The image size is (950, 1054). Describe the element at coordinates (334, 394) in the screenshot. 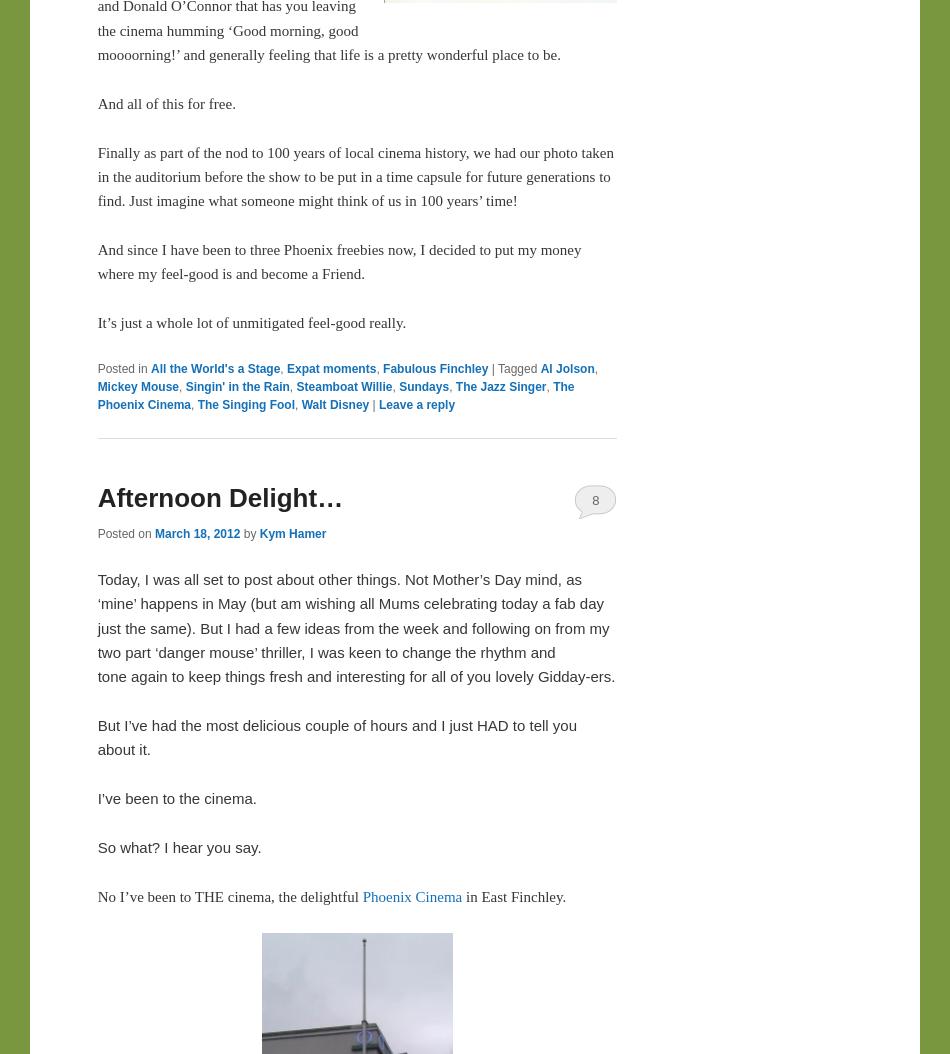

I see `'The Phoenix Cinema'` at that location.